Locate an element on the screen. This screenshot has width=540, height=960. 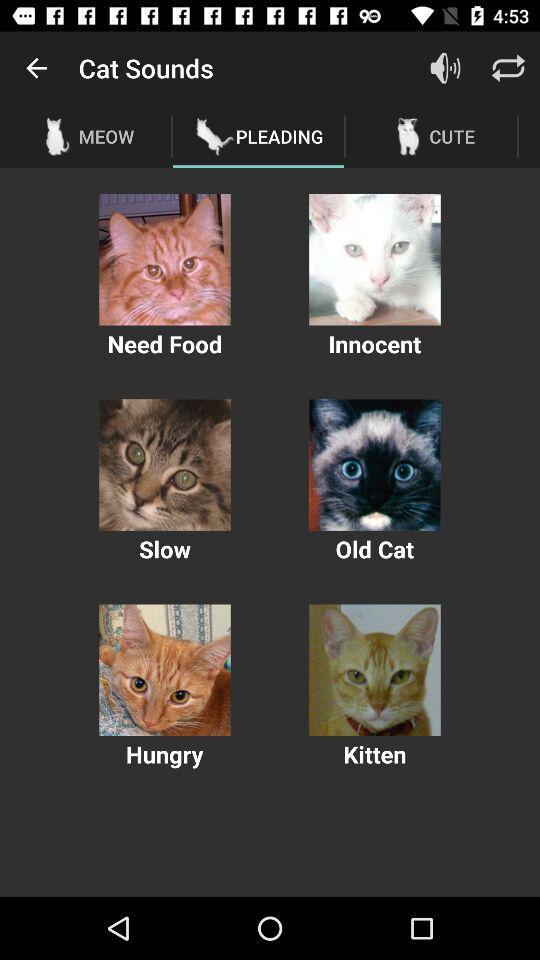
kitten photo is located at coordinates (374, 670).